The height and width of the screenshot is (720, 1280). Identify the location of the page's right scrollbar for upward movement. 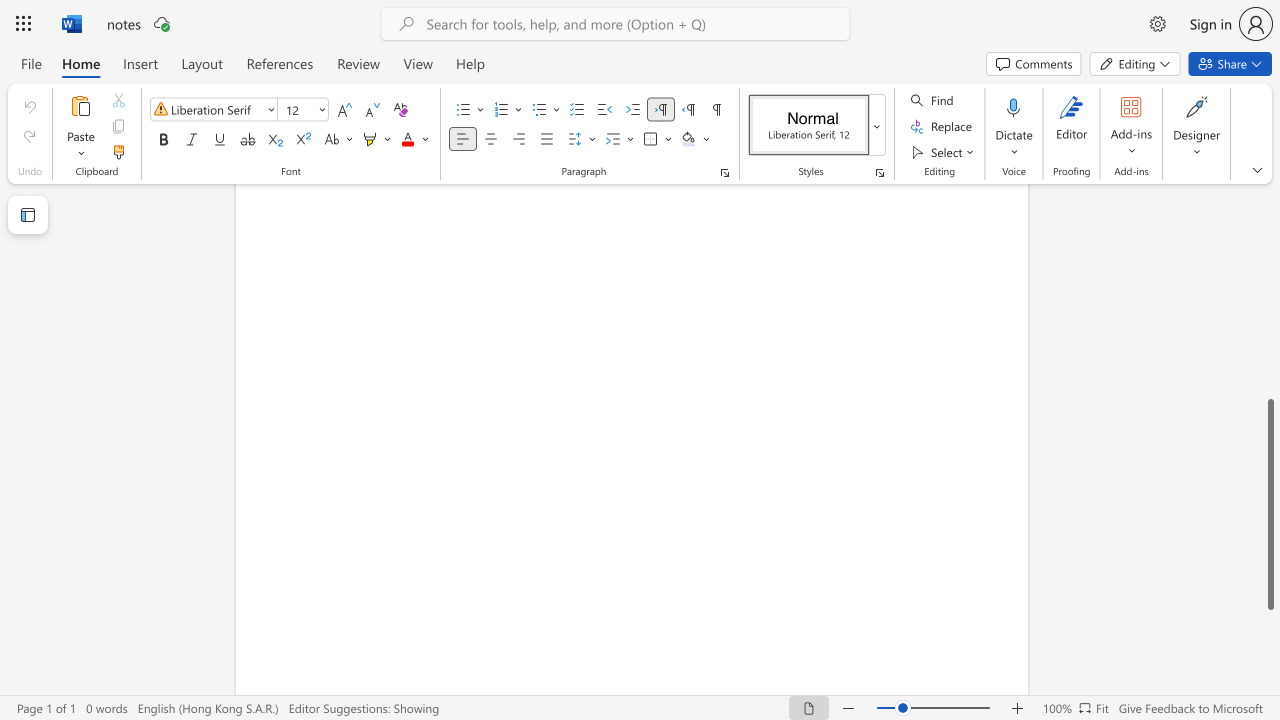
(1269, 328).